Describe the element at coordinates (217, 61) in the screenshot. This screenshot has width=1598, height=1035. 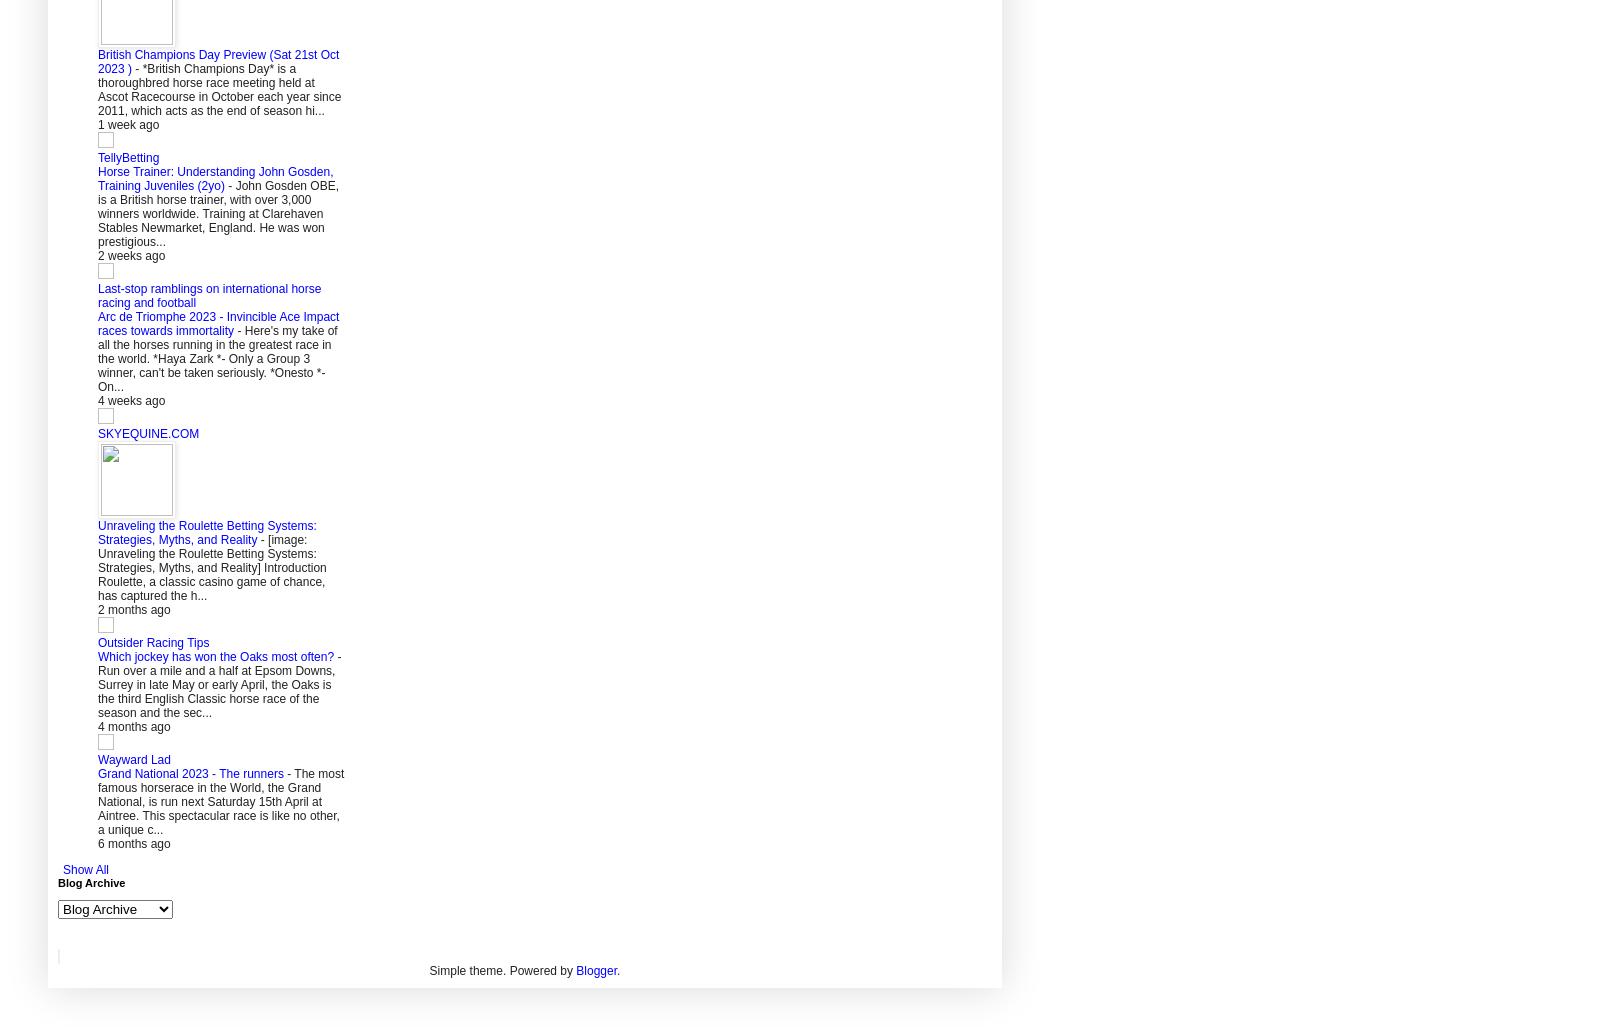
I see `'British Champions Day Preview (Sat 21st Oct 2023 )'` at that location.